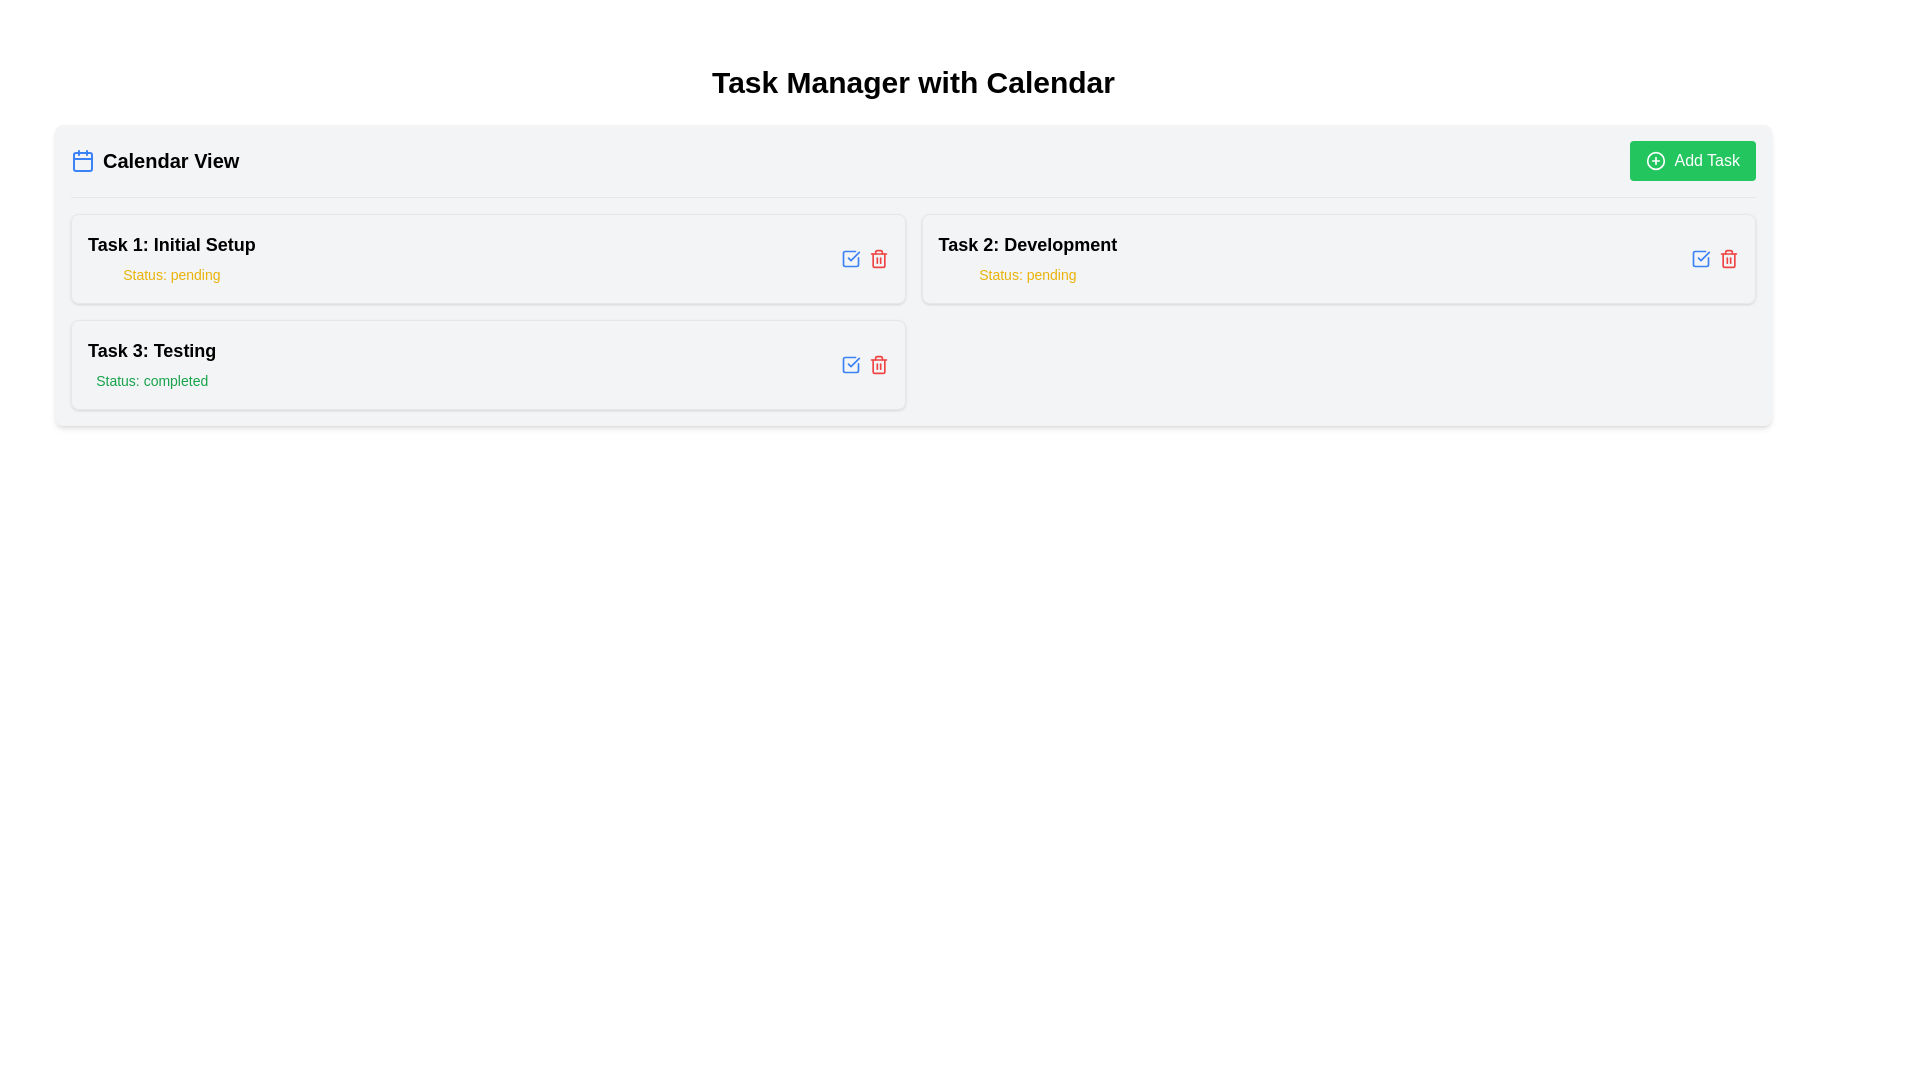 The width and height of the screenshot is (1920, 1080). Describe the element at coordinates (1699, 257) in the screenshot. I see `the checkmark icon located in the 'Task 2: Development' section to mark the task as complete` at that location.